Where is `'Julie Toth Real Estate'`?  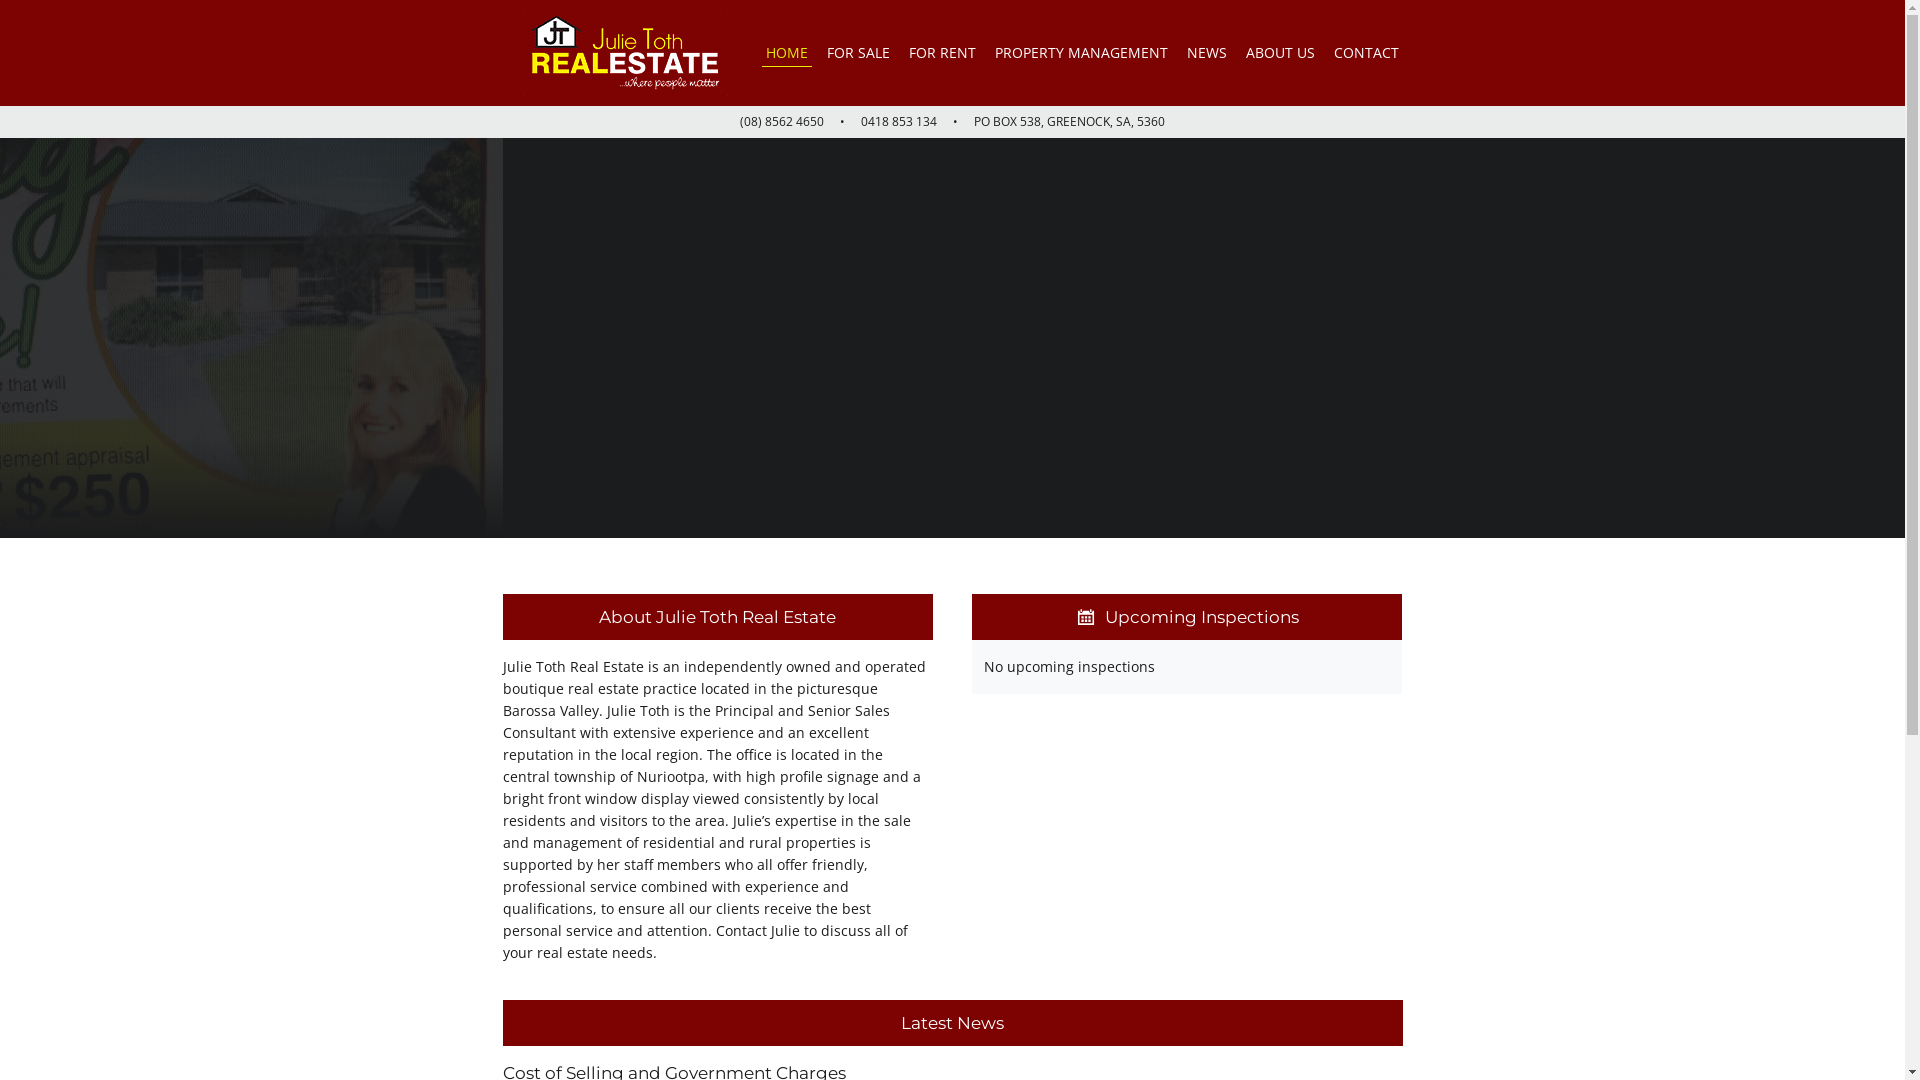
'Julie Toth Real Estate' is located at coordinates (623, 52).